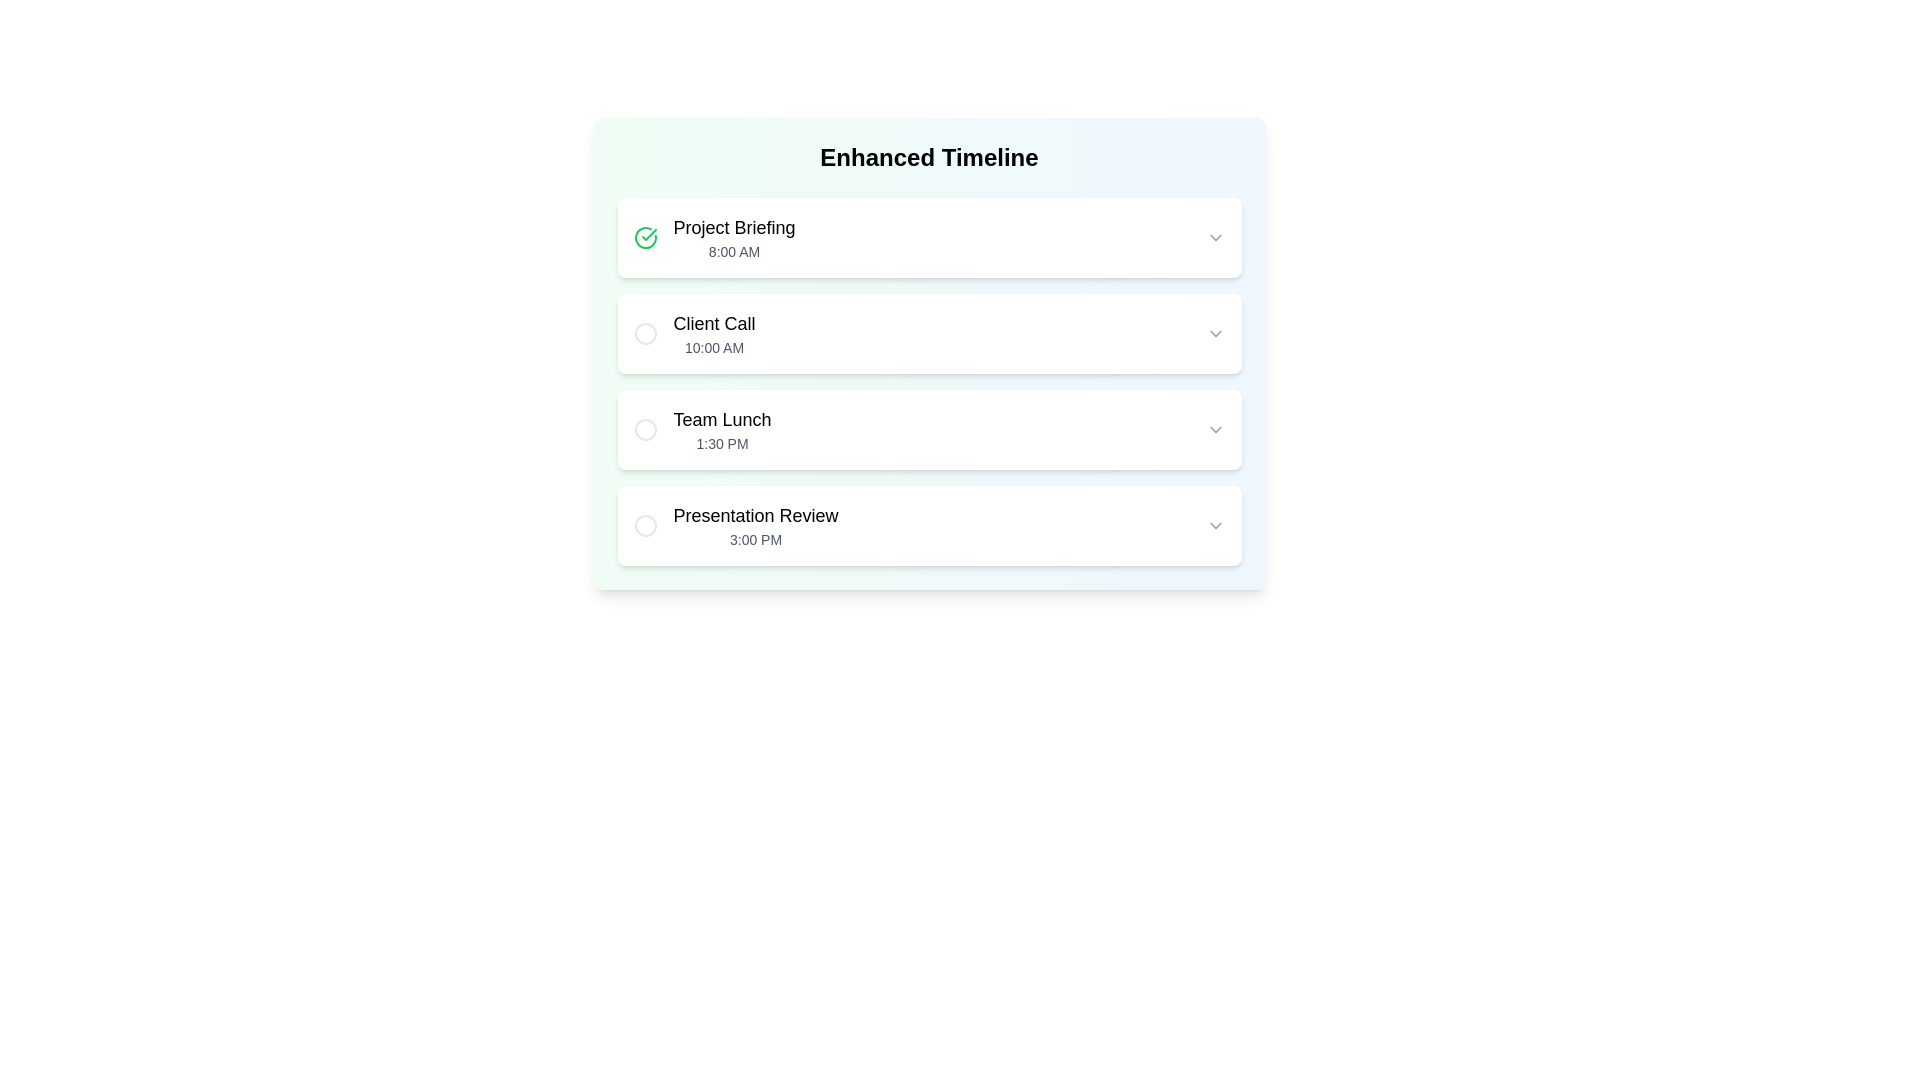 This screenshot has height=1080, width=1920. What do you see at coordinates (714, 237) in the screenshot?
I see `the first event entry in the Enhanced Timeline list, which is positioned above 'Client Call', 'Team Lunch', and 'Presentation Review'` at bounding box center [714, 237].